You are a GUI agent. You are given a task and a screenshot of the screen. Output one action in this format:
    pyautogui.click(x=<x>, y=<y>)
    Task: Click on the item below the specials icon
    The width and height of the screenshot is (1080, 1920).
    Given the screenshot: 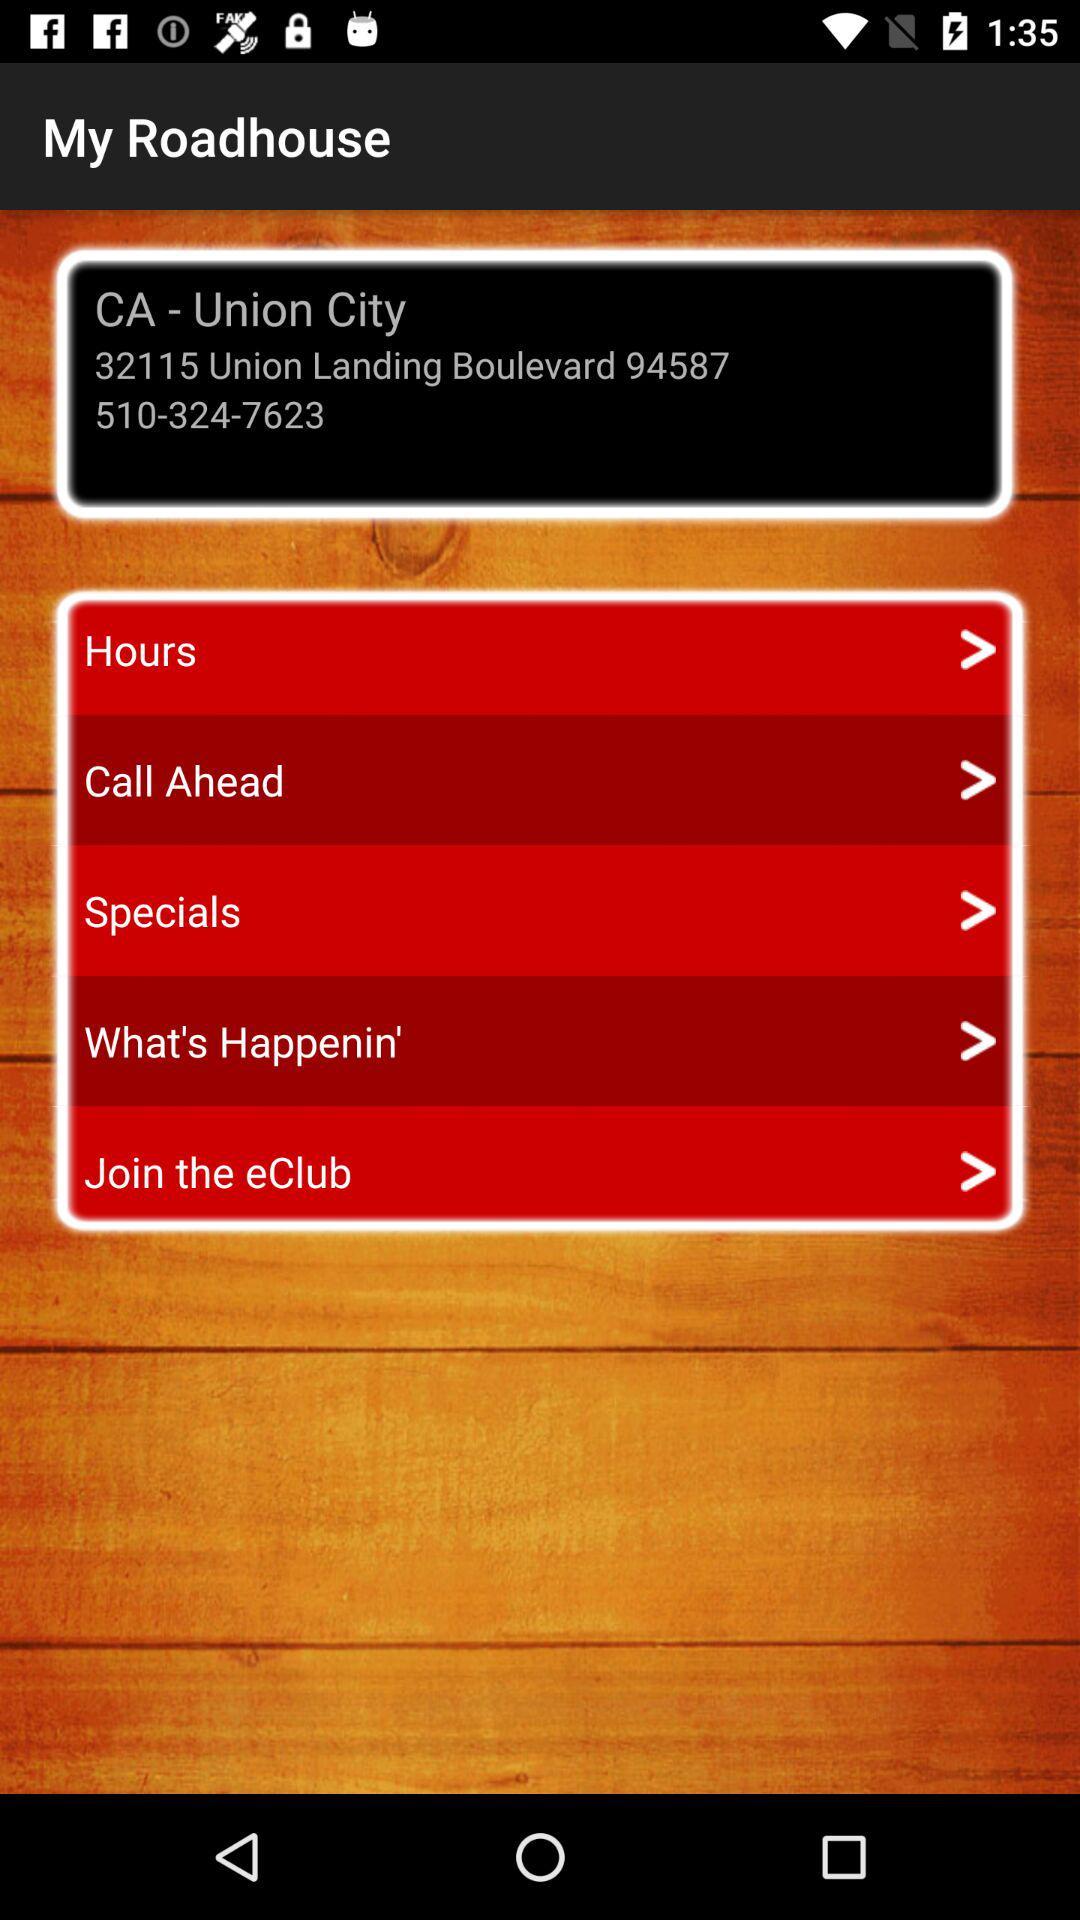 What is the action you would take?
    pyautogui.click(x=224, y=1040)
    